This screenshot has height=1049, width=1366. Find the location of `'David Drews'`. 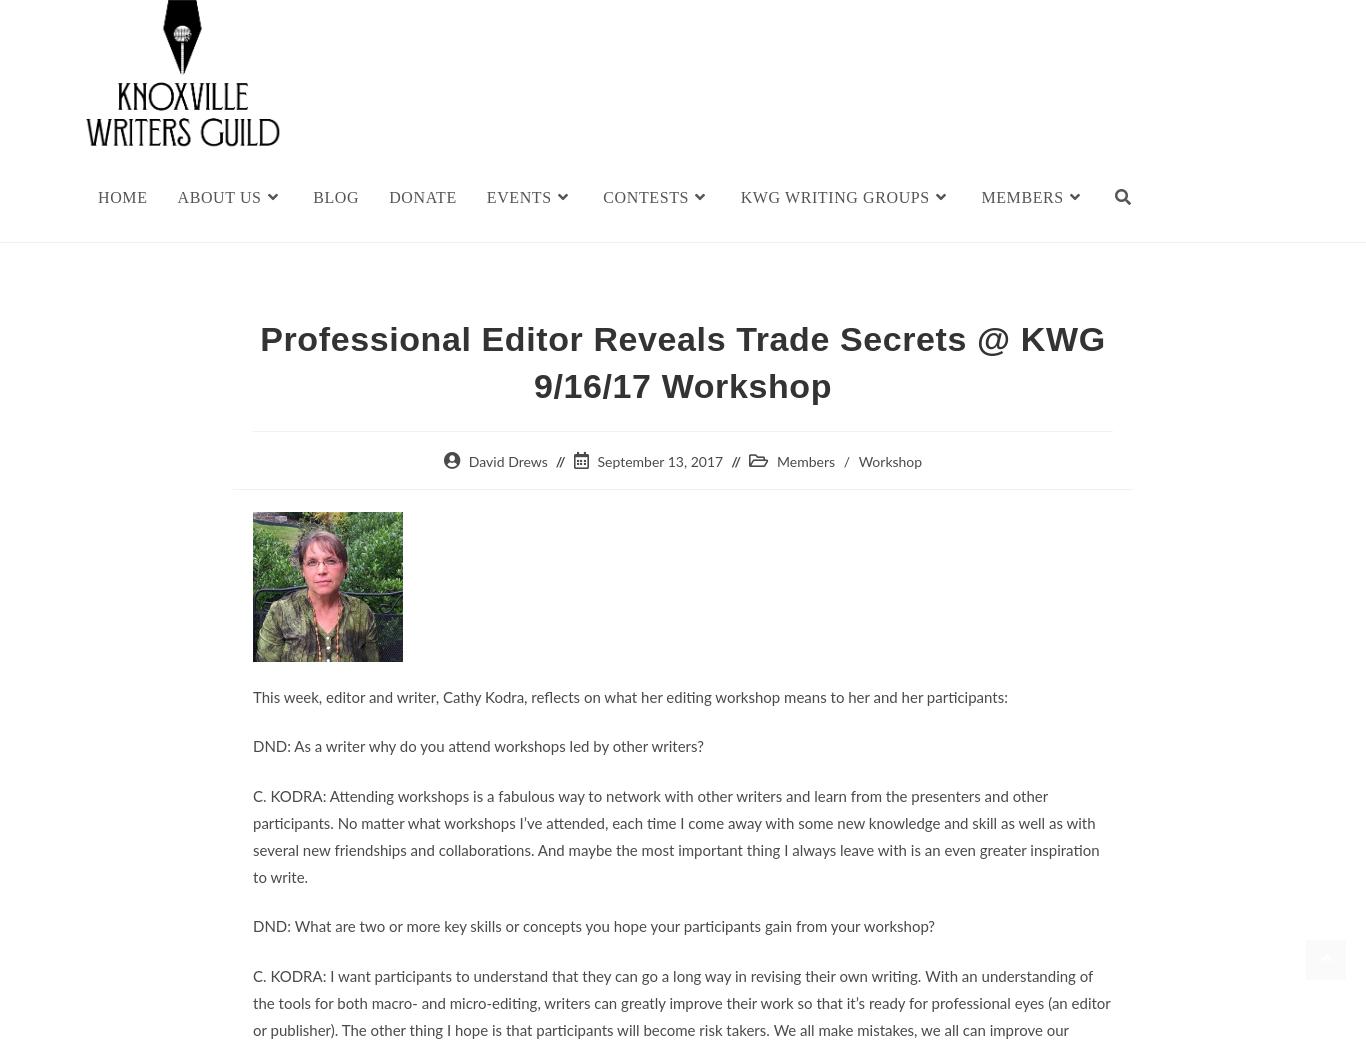

'David Drews' is located at coordinates (507, 461).